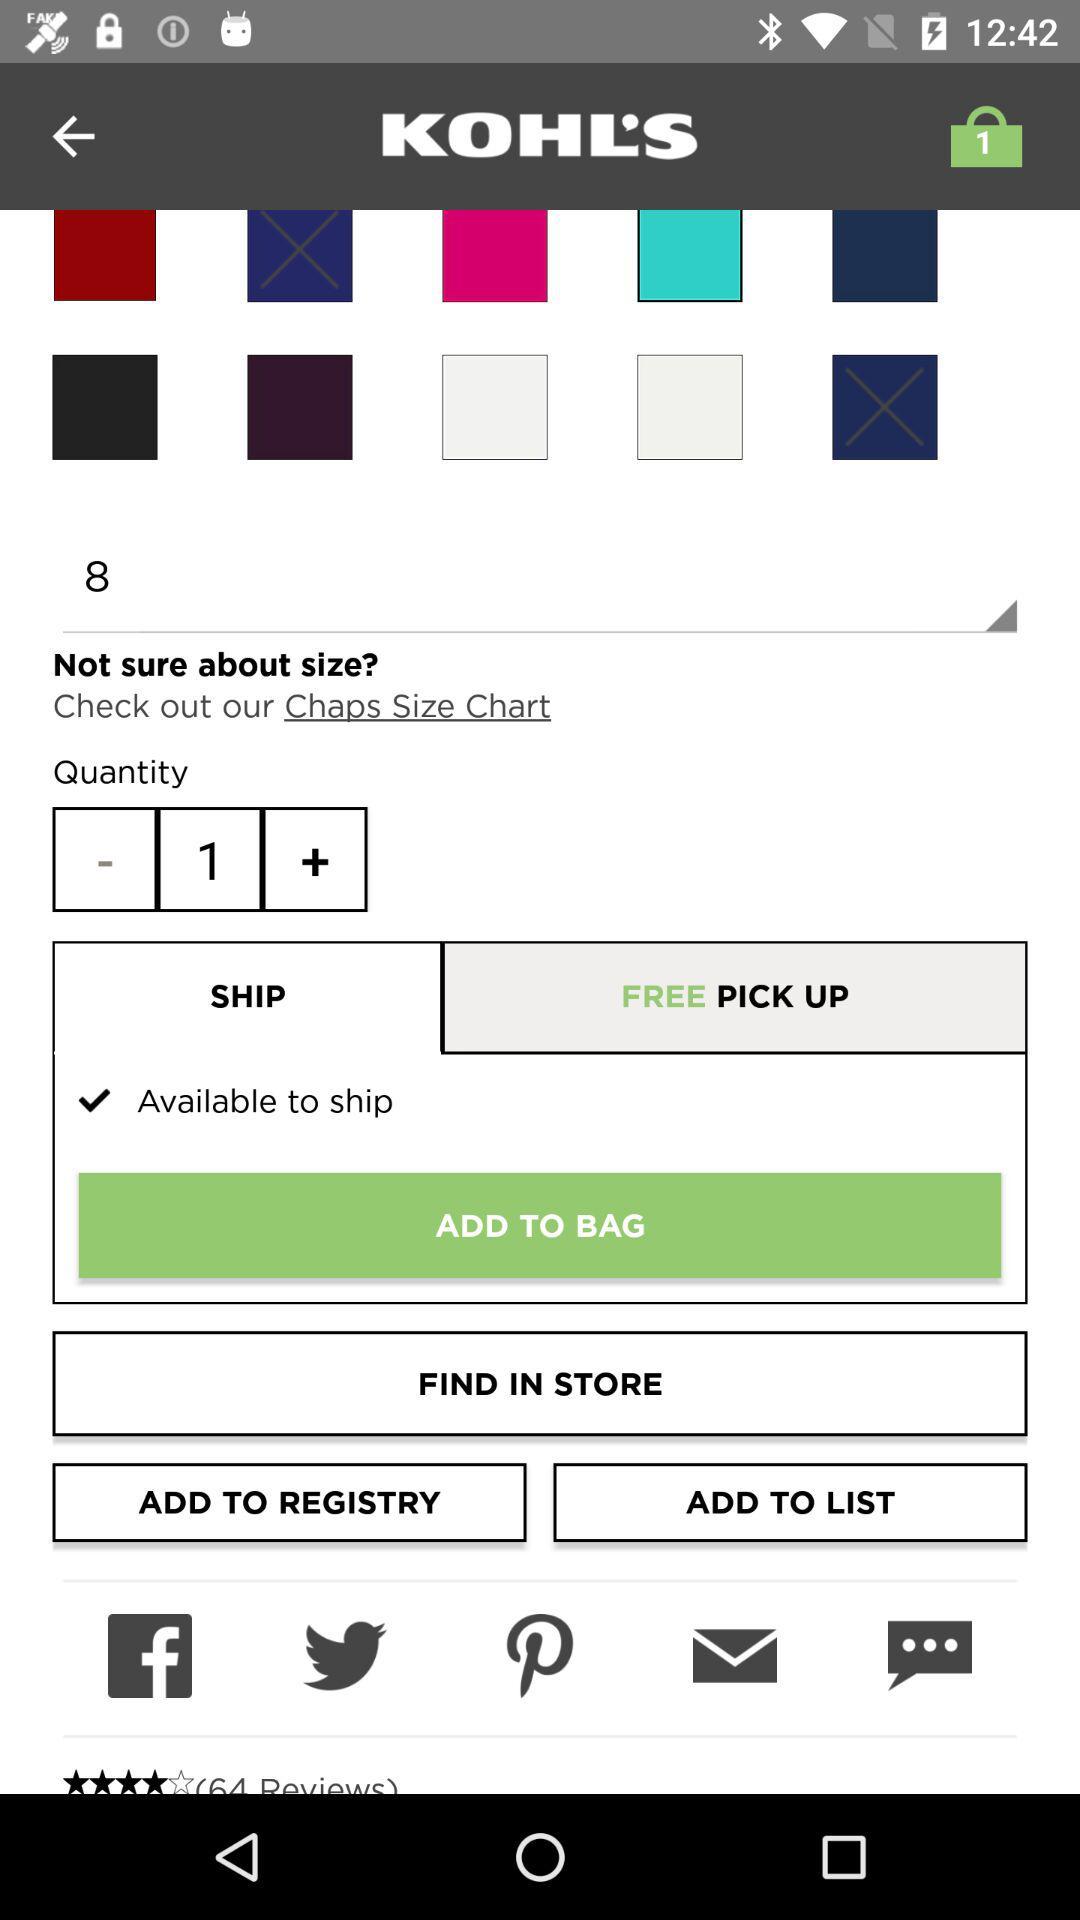  I want to click on shopping cart, so click(980, 135).